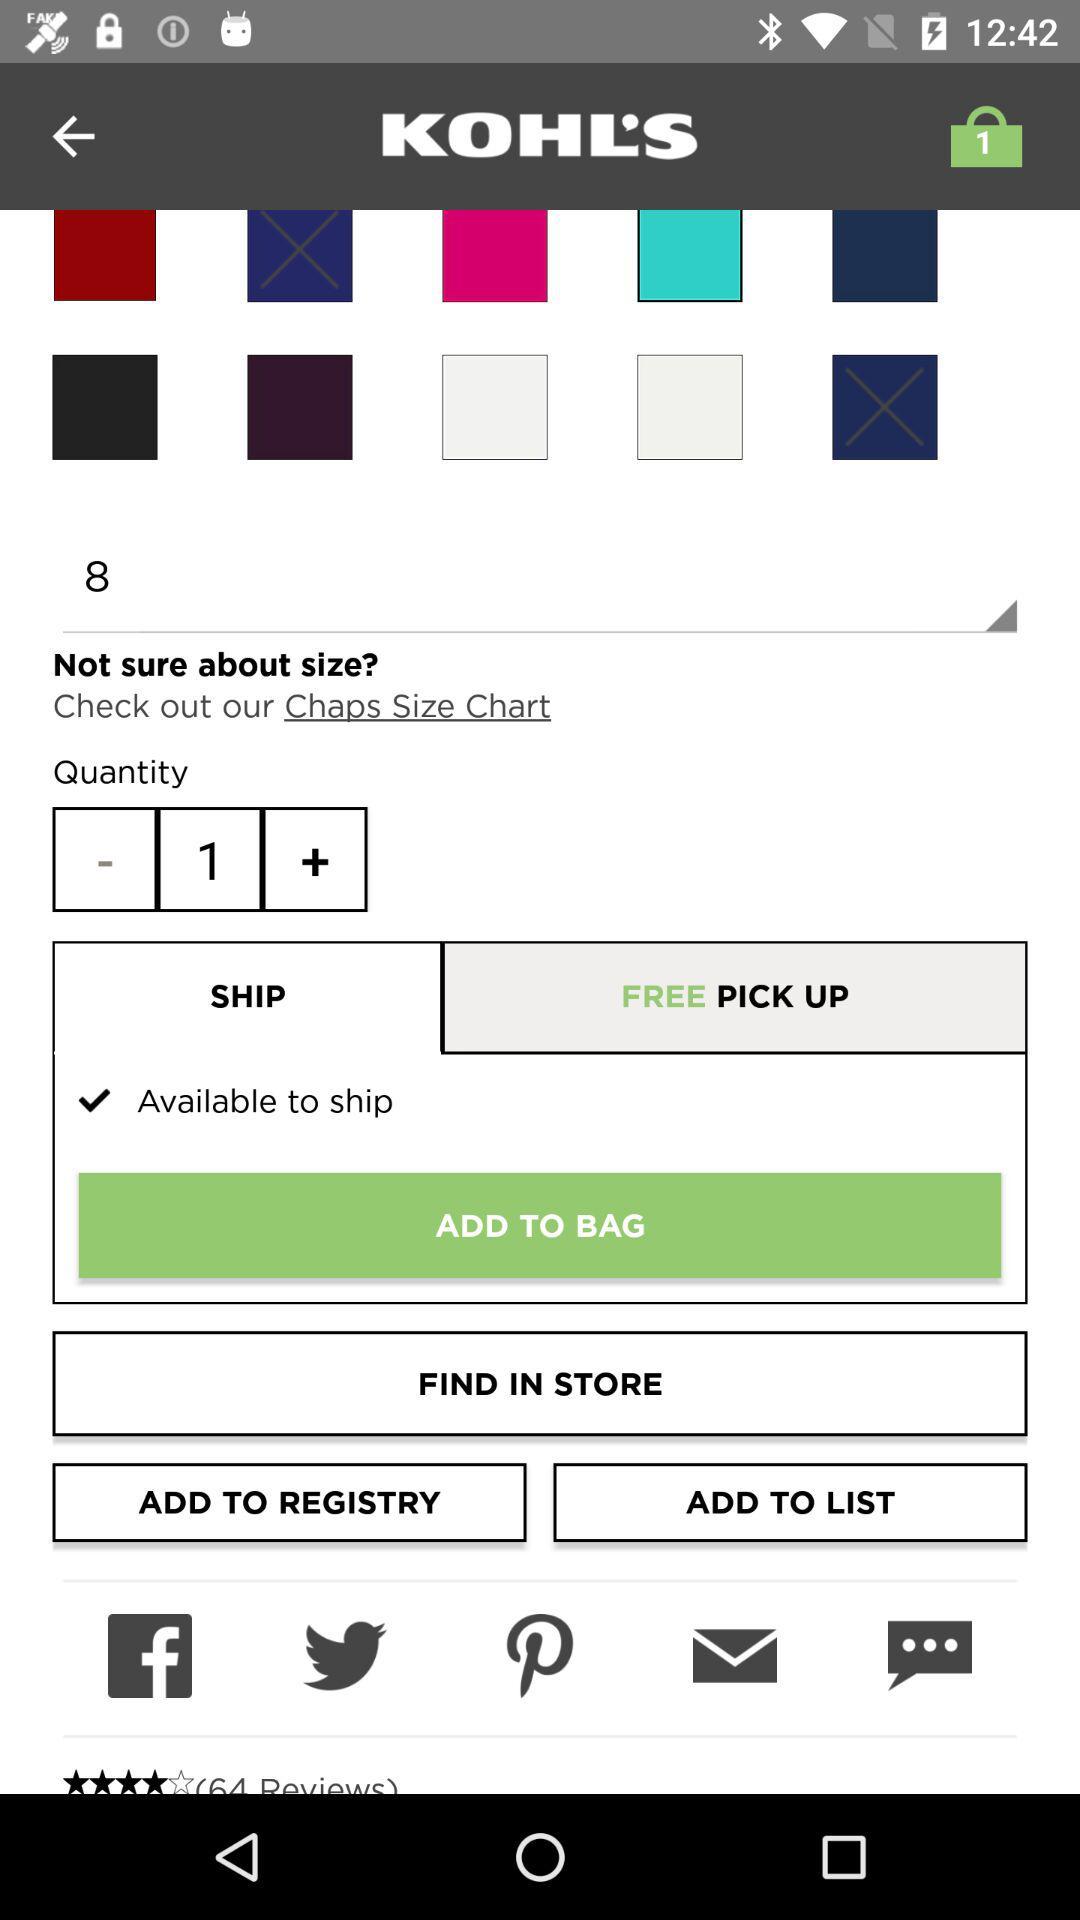  I want to click on shopping cart, so click(980, 135).